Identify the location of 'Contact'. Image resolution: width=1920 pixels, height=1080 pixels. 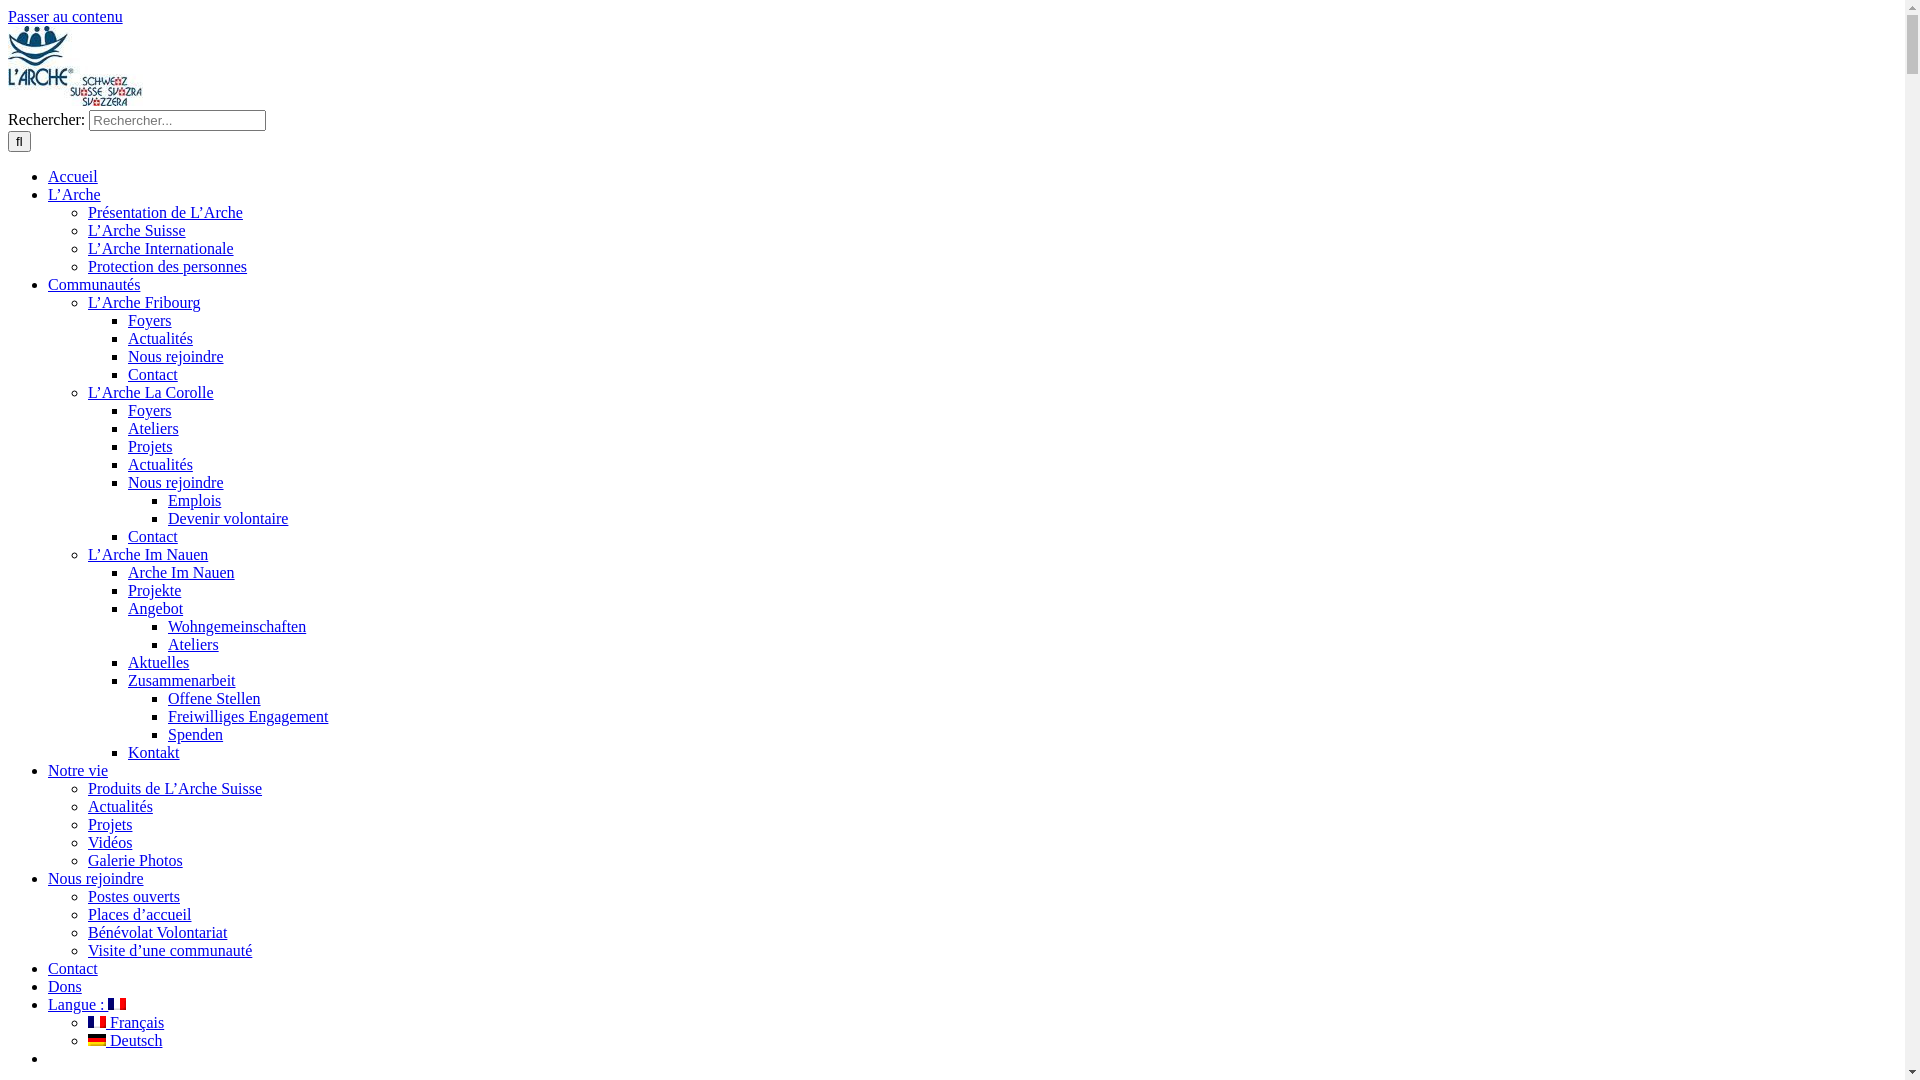
(152, 535).